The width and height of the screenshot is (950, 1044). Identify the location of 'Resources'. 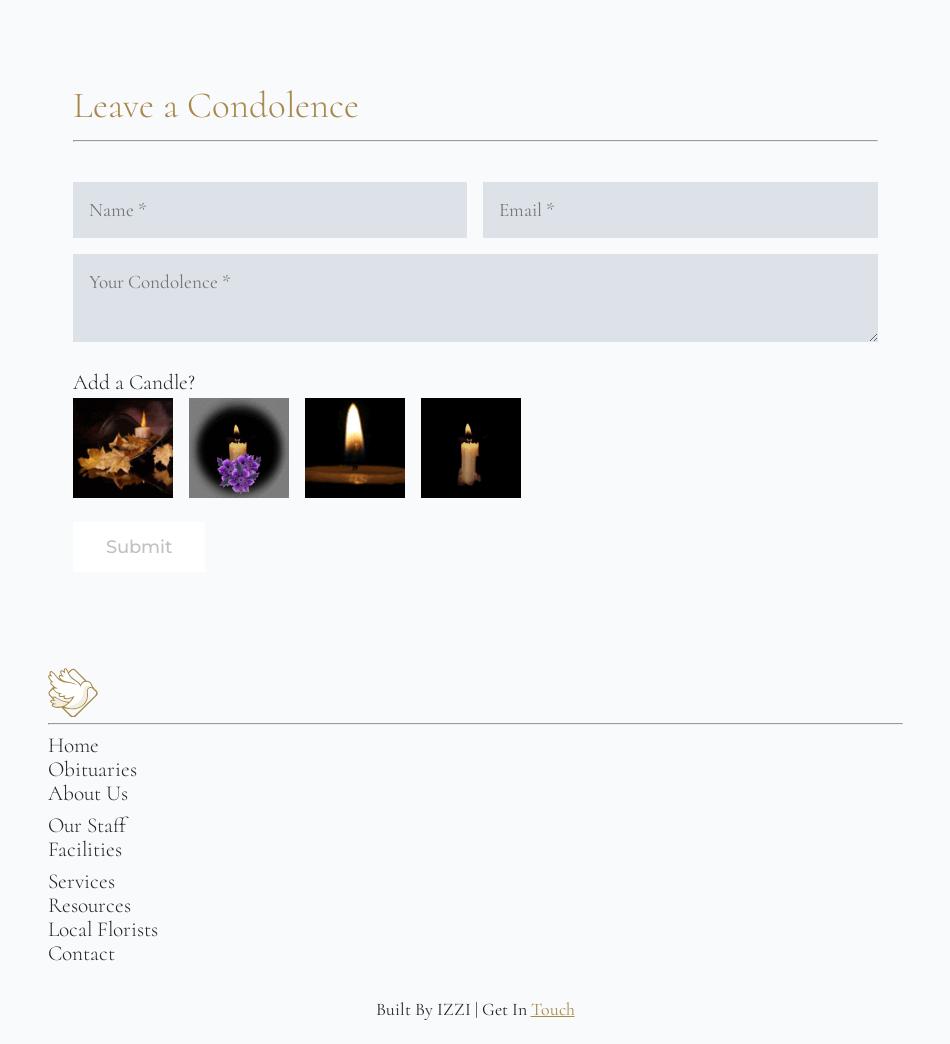
(47, 905).